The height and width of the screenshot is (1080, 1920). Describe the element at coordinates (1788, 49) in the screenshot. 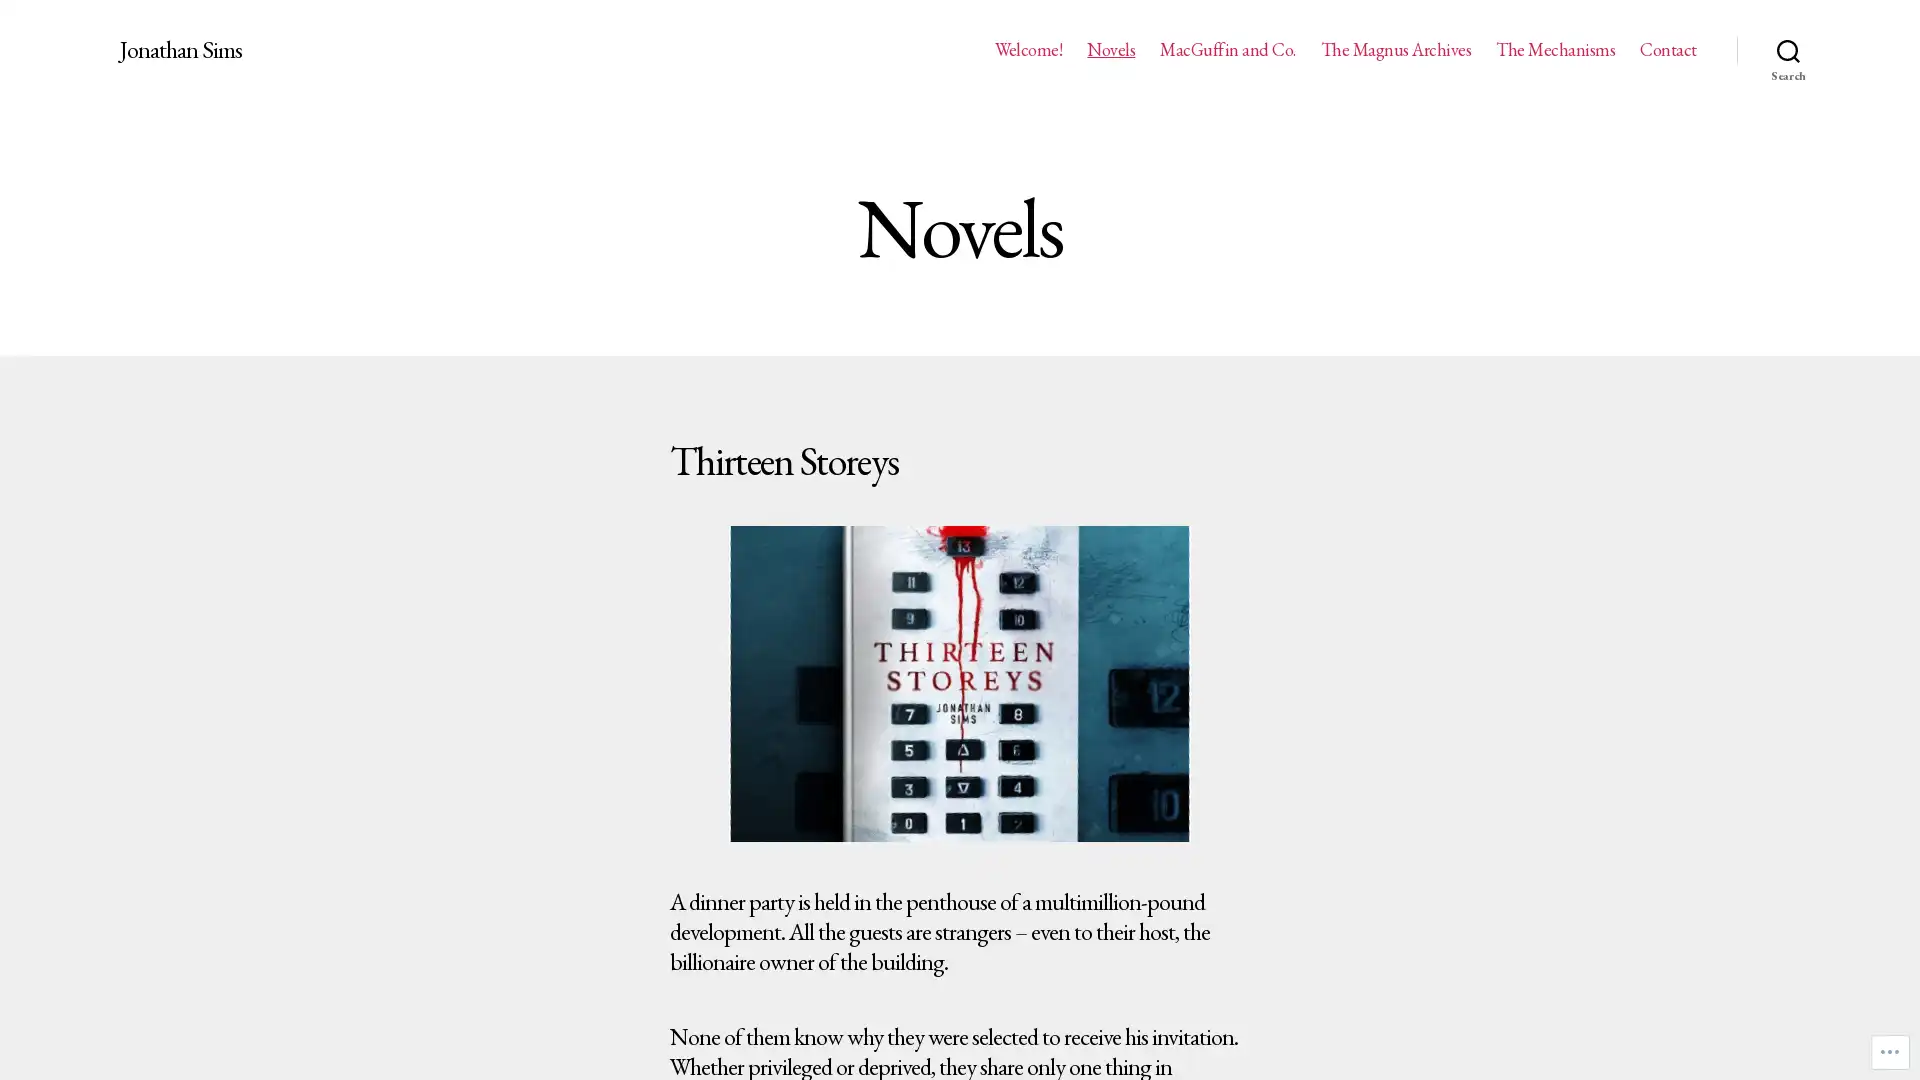

I see `Search` at that location.